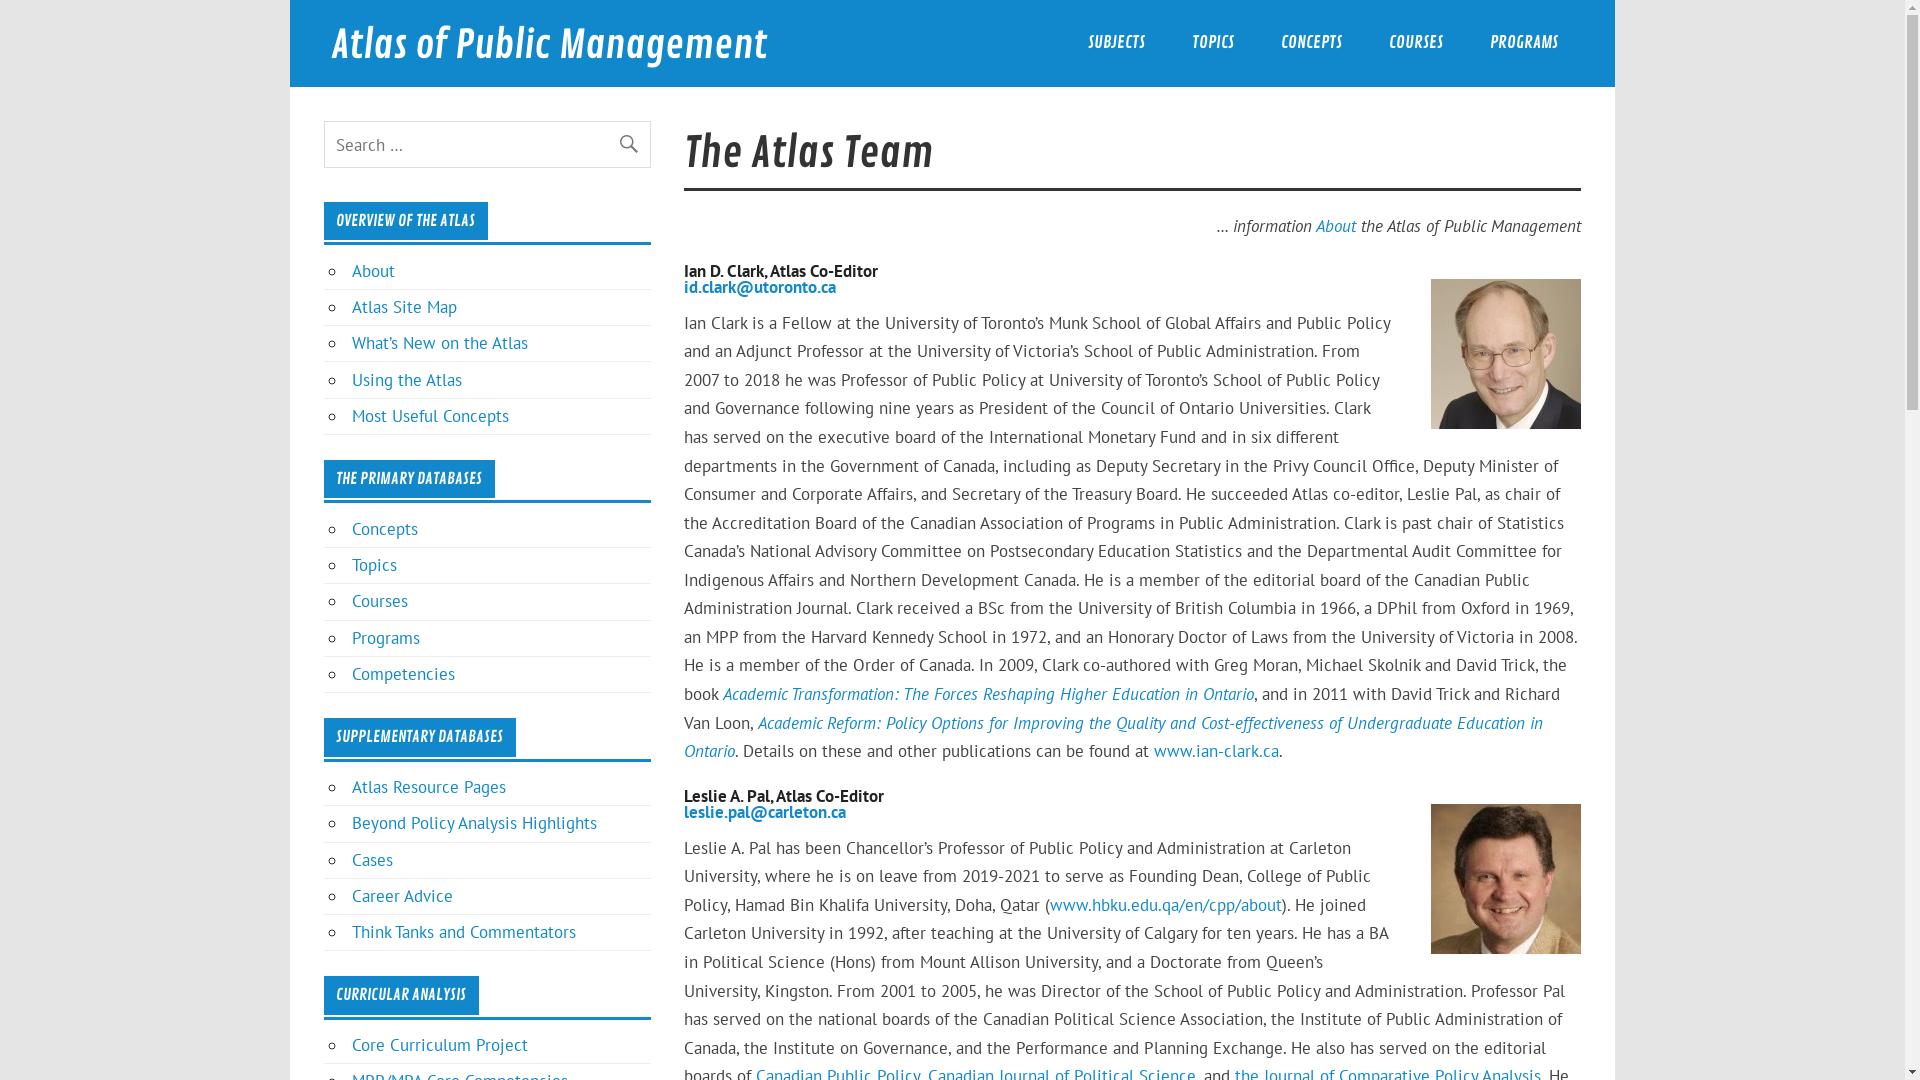  What do you see at coordinates (473, 822) in the screenshot?
I see `'Beyond Policy Analysis Highlights'` at bounding box center [473, 822].